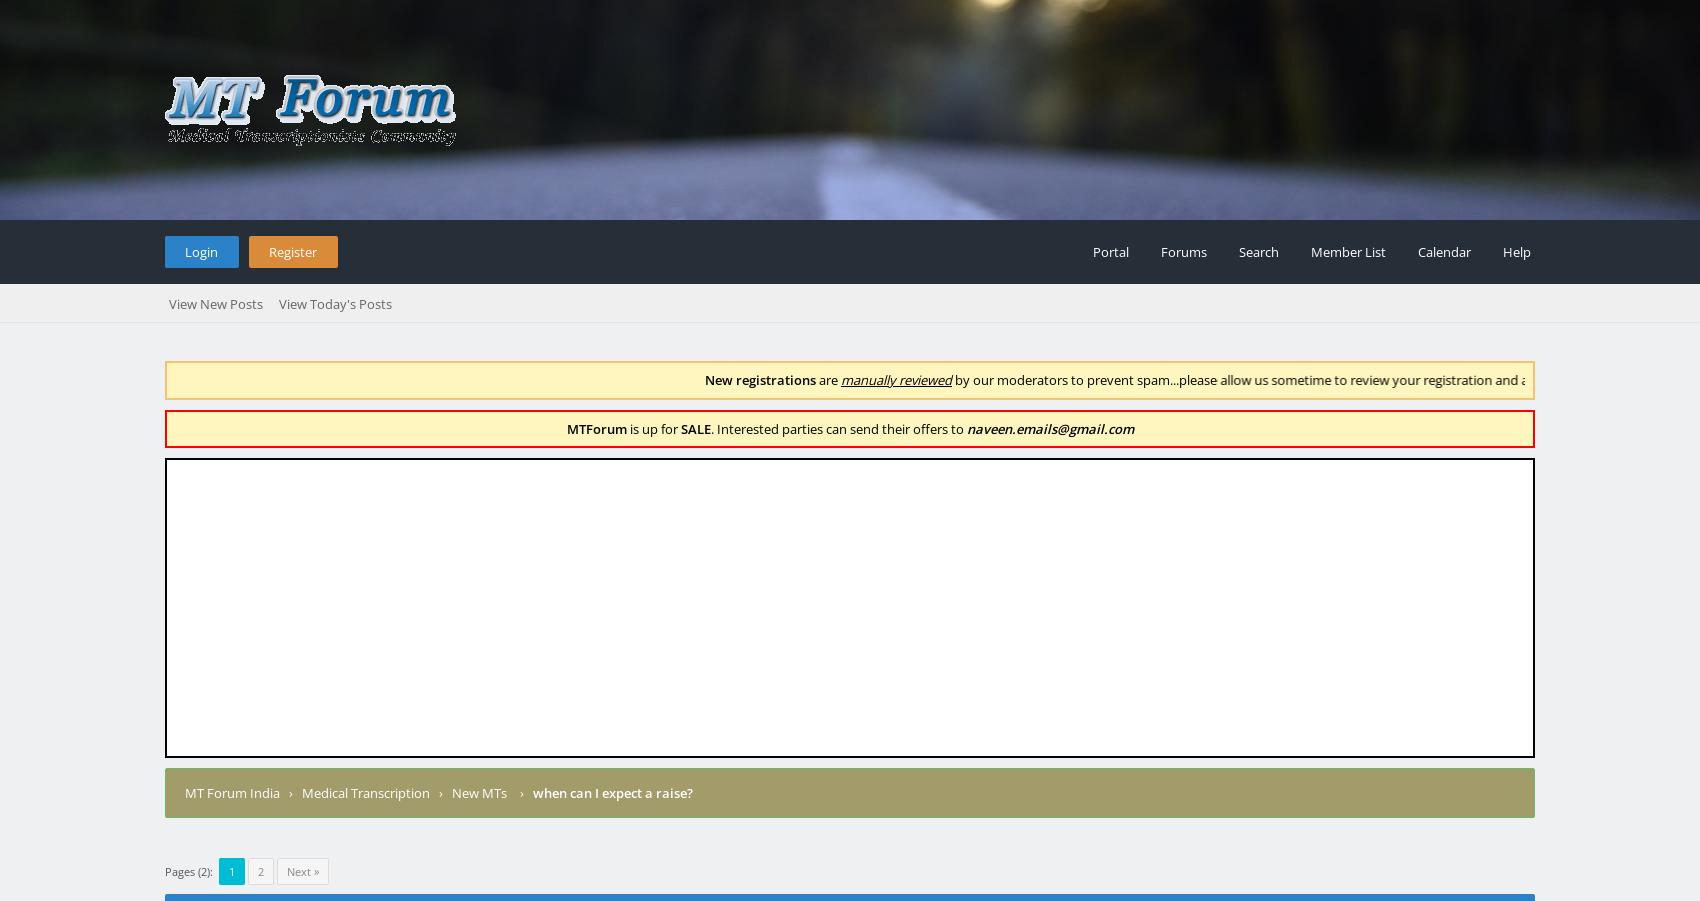 The height and width of the screenshot is (901, 1700). Describe the element at coordinates (365, 791) in the screenshot. I see `'Medical Transcription'` at that location.